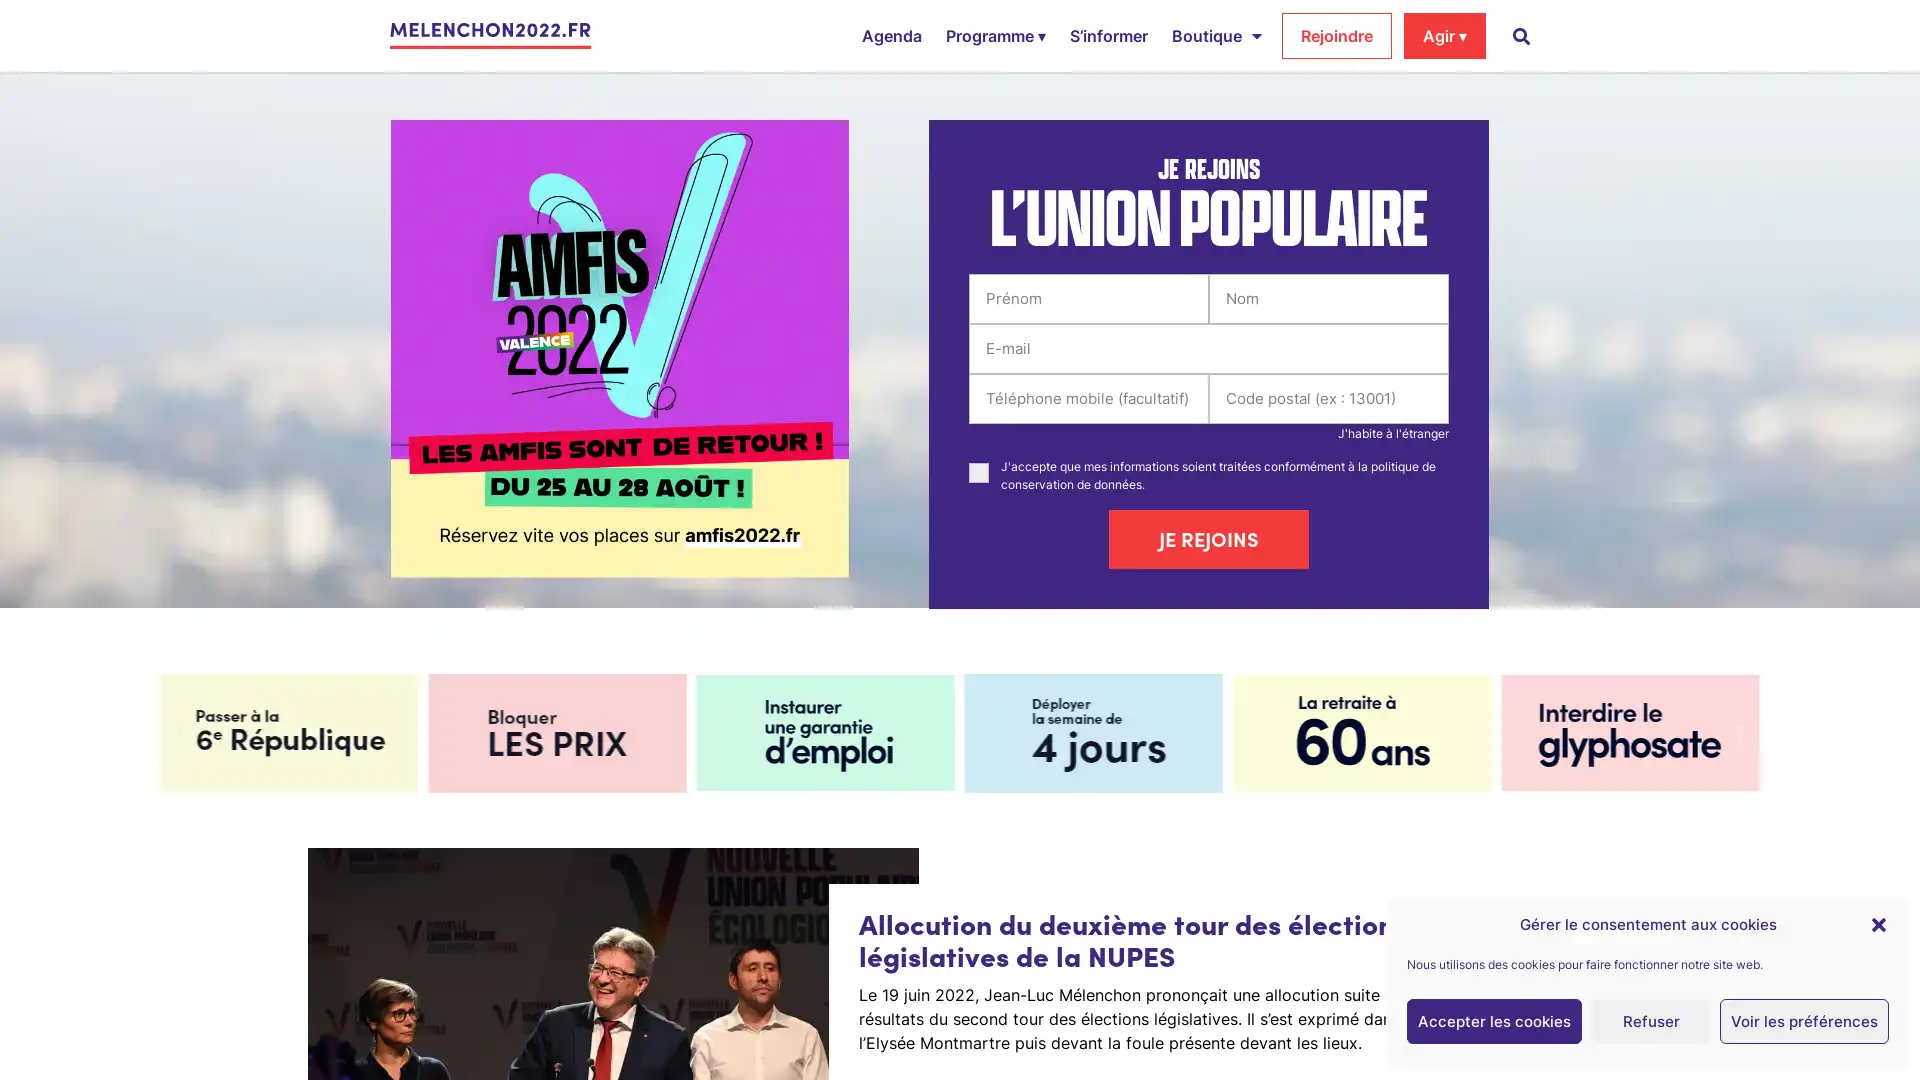 The height and width of the screenshot is (1080, 1920). I want to click on Previous slide, so click(180, 732).